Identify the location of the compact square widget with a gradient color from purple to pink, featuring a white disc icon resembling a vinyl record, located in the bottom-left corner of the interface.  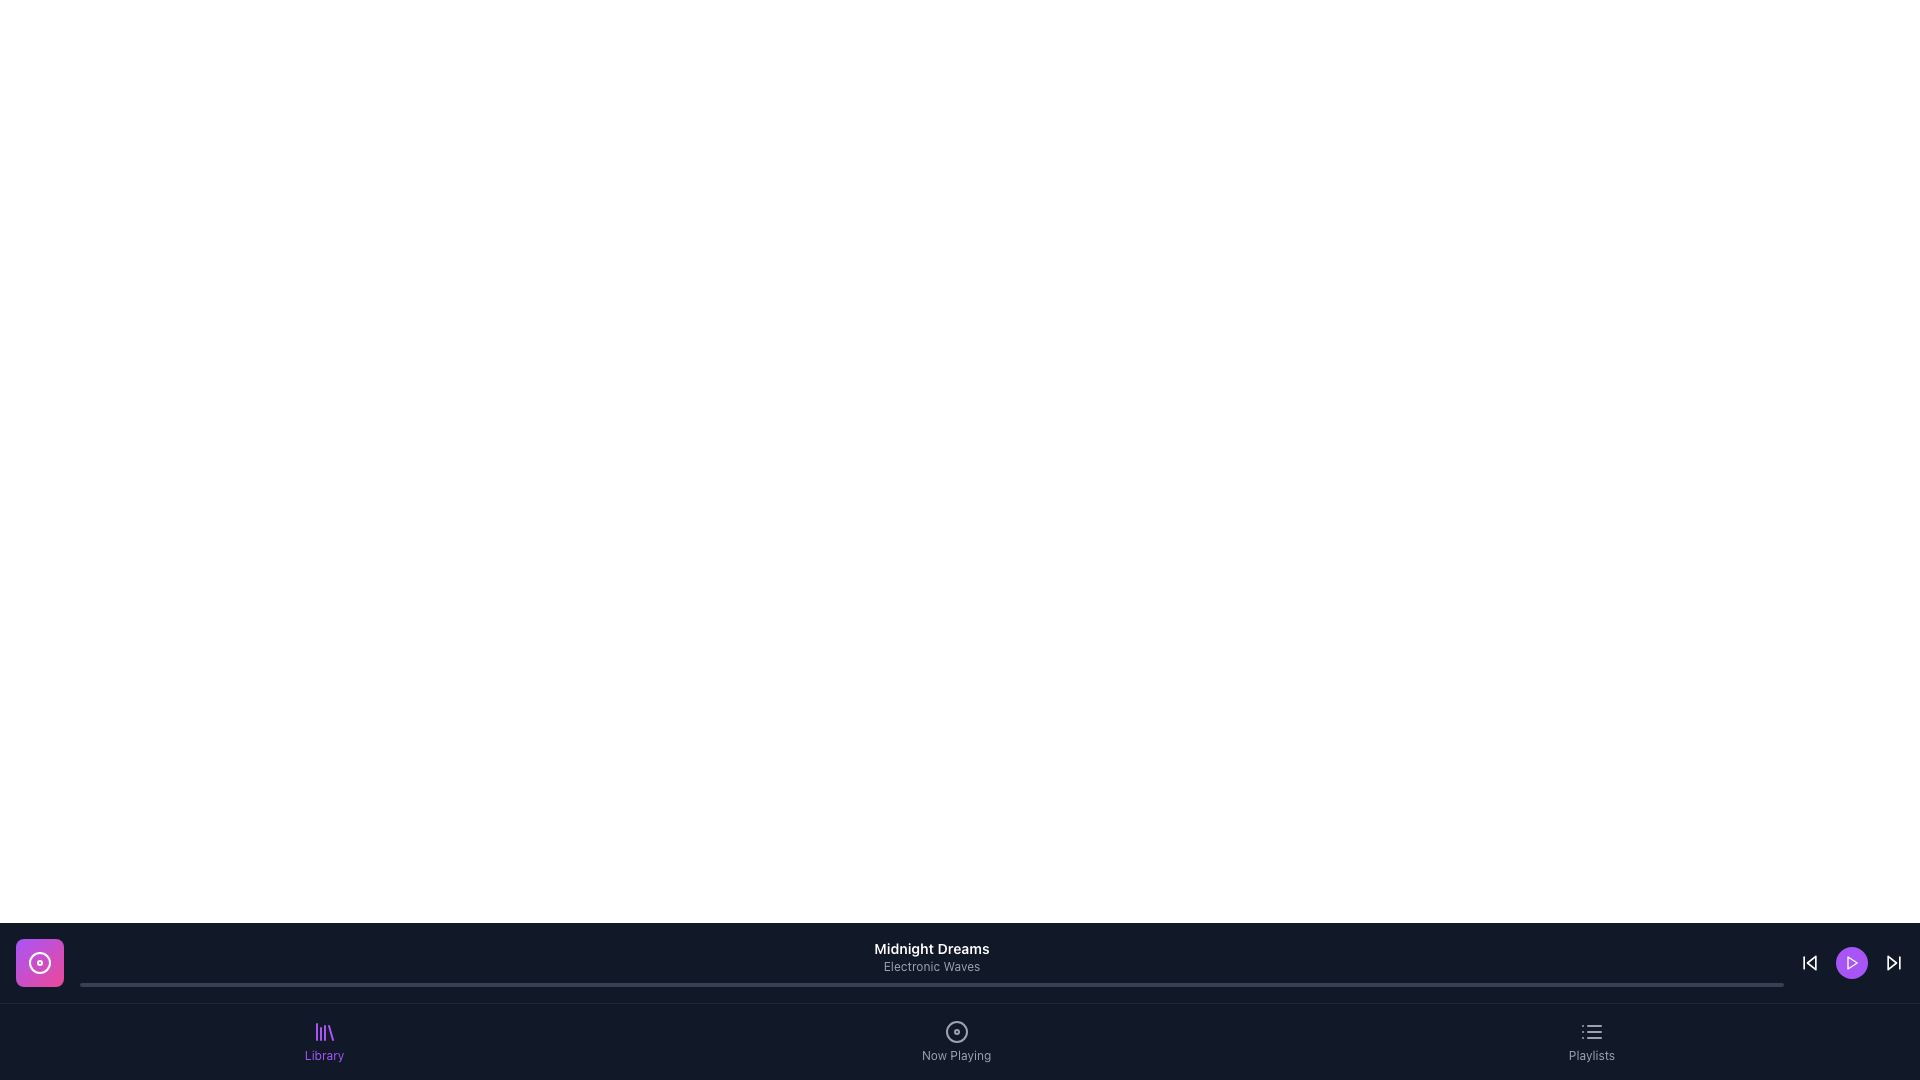
(39, 962).